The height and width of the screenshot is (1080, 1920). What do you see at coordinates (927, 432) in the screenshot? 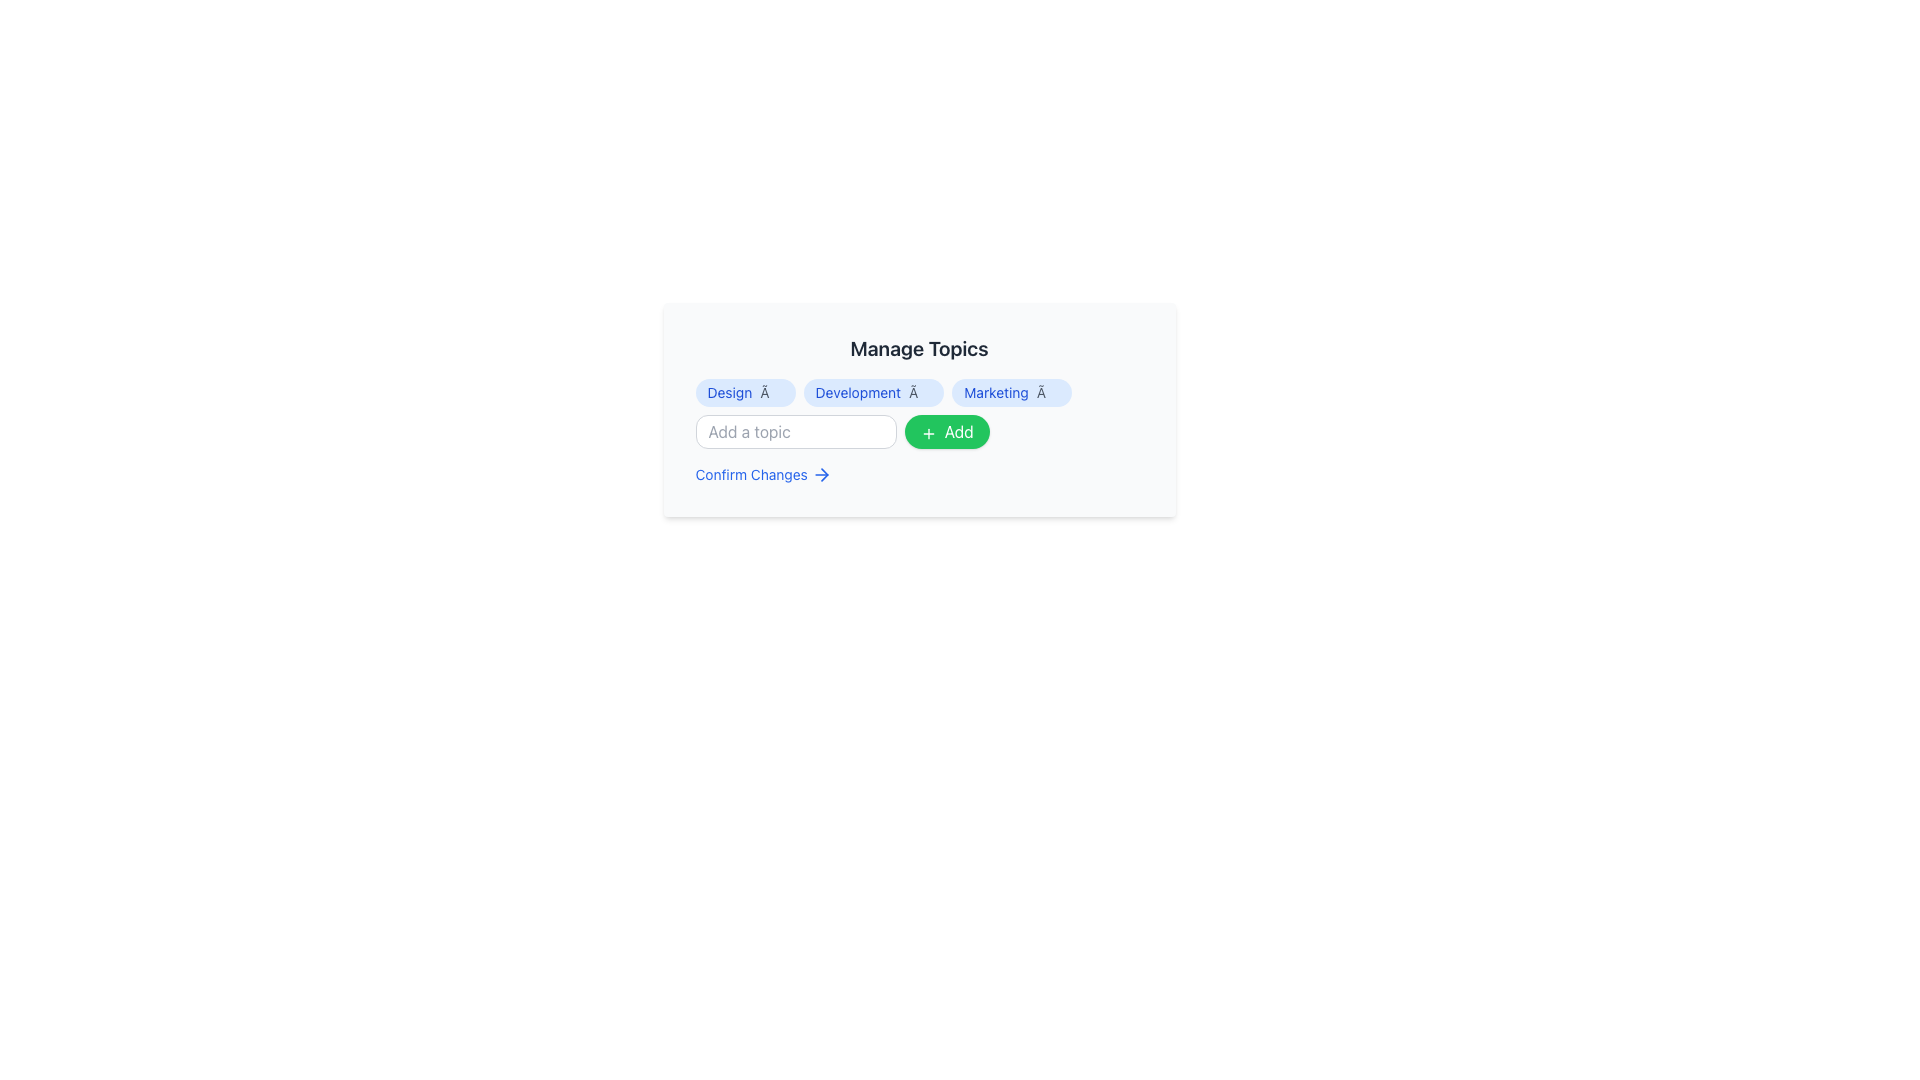
I see `the '+' icon within the green 'Add' button` at bounding box center [927, 432].